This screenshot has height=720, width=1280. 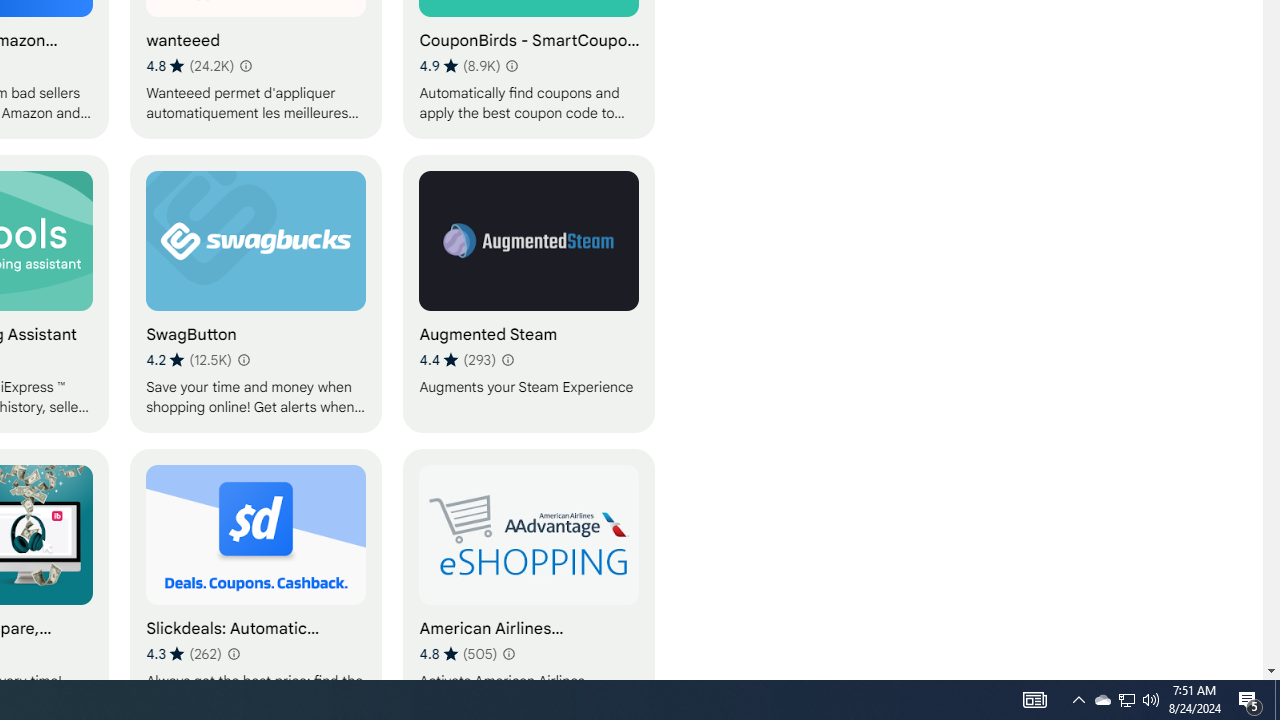 I want to click on 'Average rating 4.4 out of 5 stars. 293 ratings.', so click(x=456, y=360).